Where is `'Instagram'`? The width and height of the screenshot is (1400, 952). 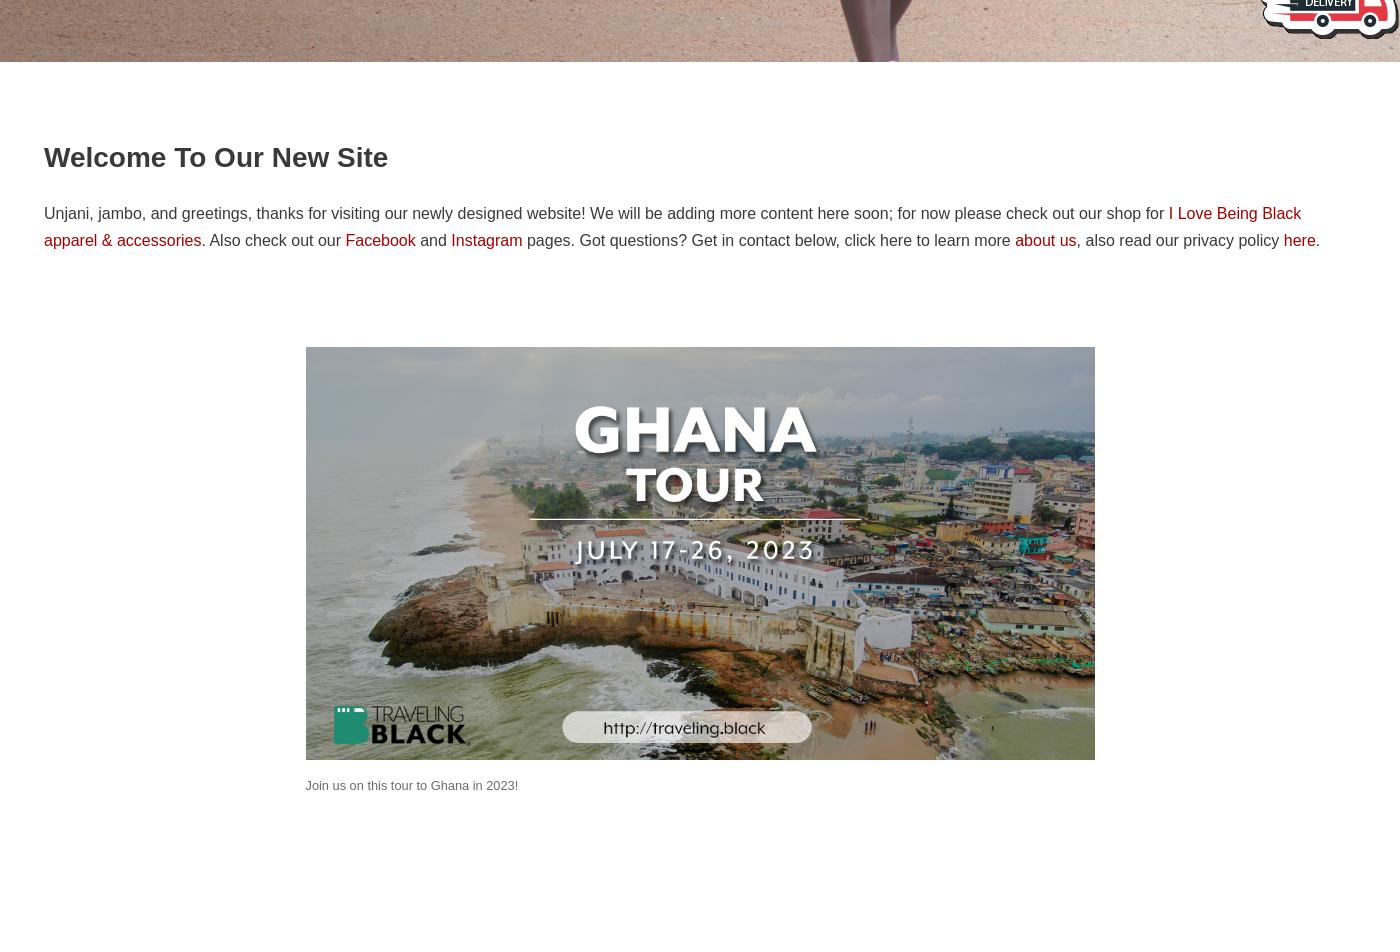 'Instagram' is located at coordinates (450, 240).